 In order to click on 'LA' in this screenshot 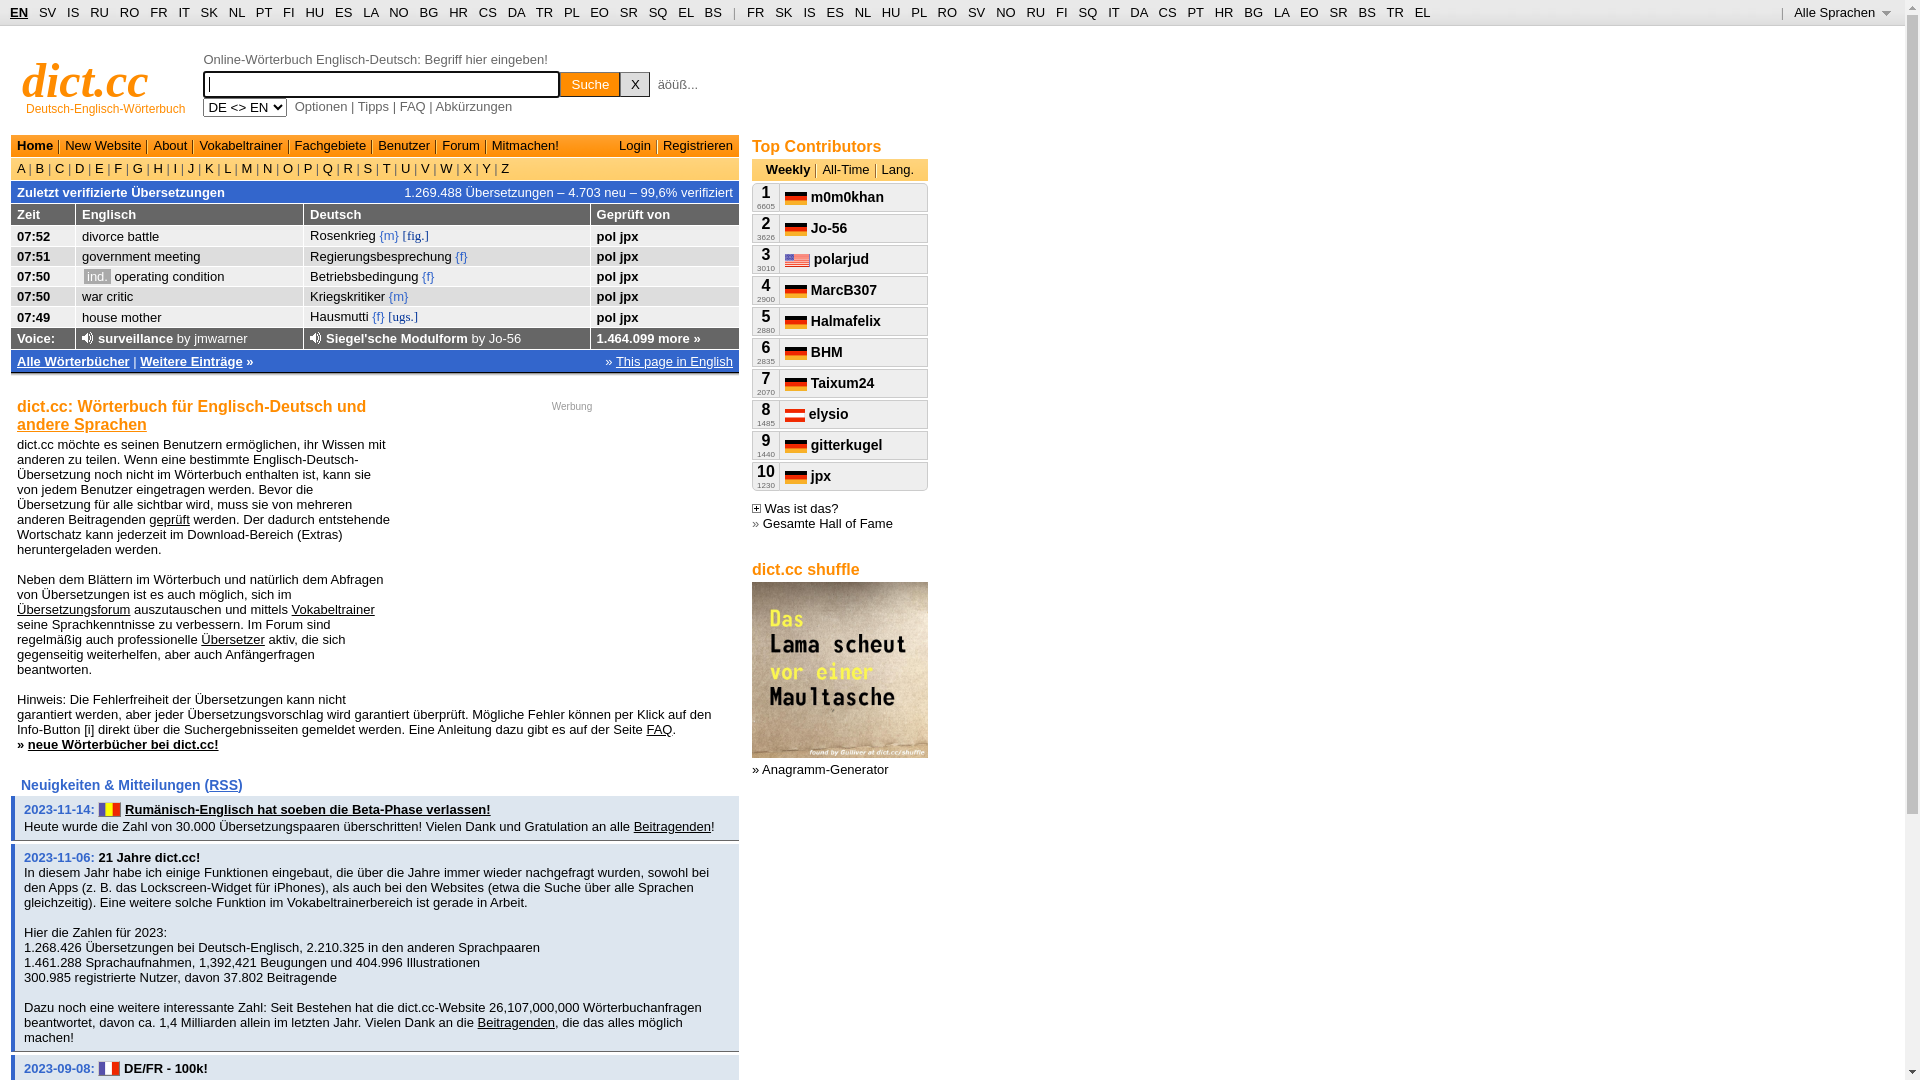, I will do `click(370, 12)`.